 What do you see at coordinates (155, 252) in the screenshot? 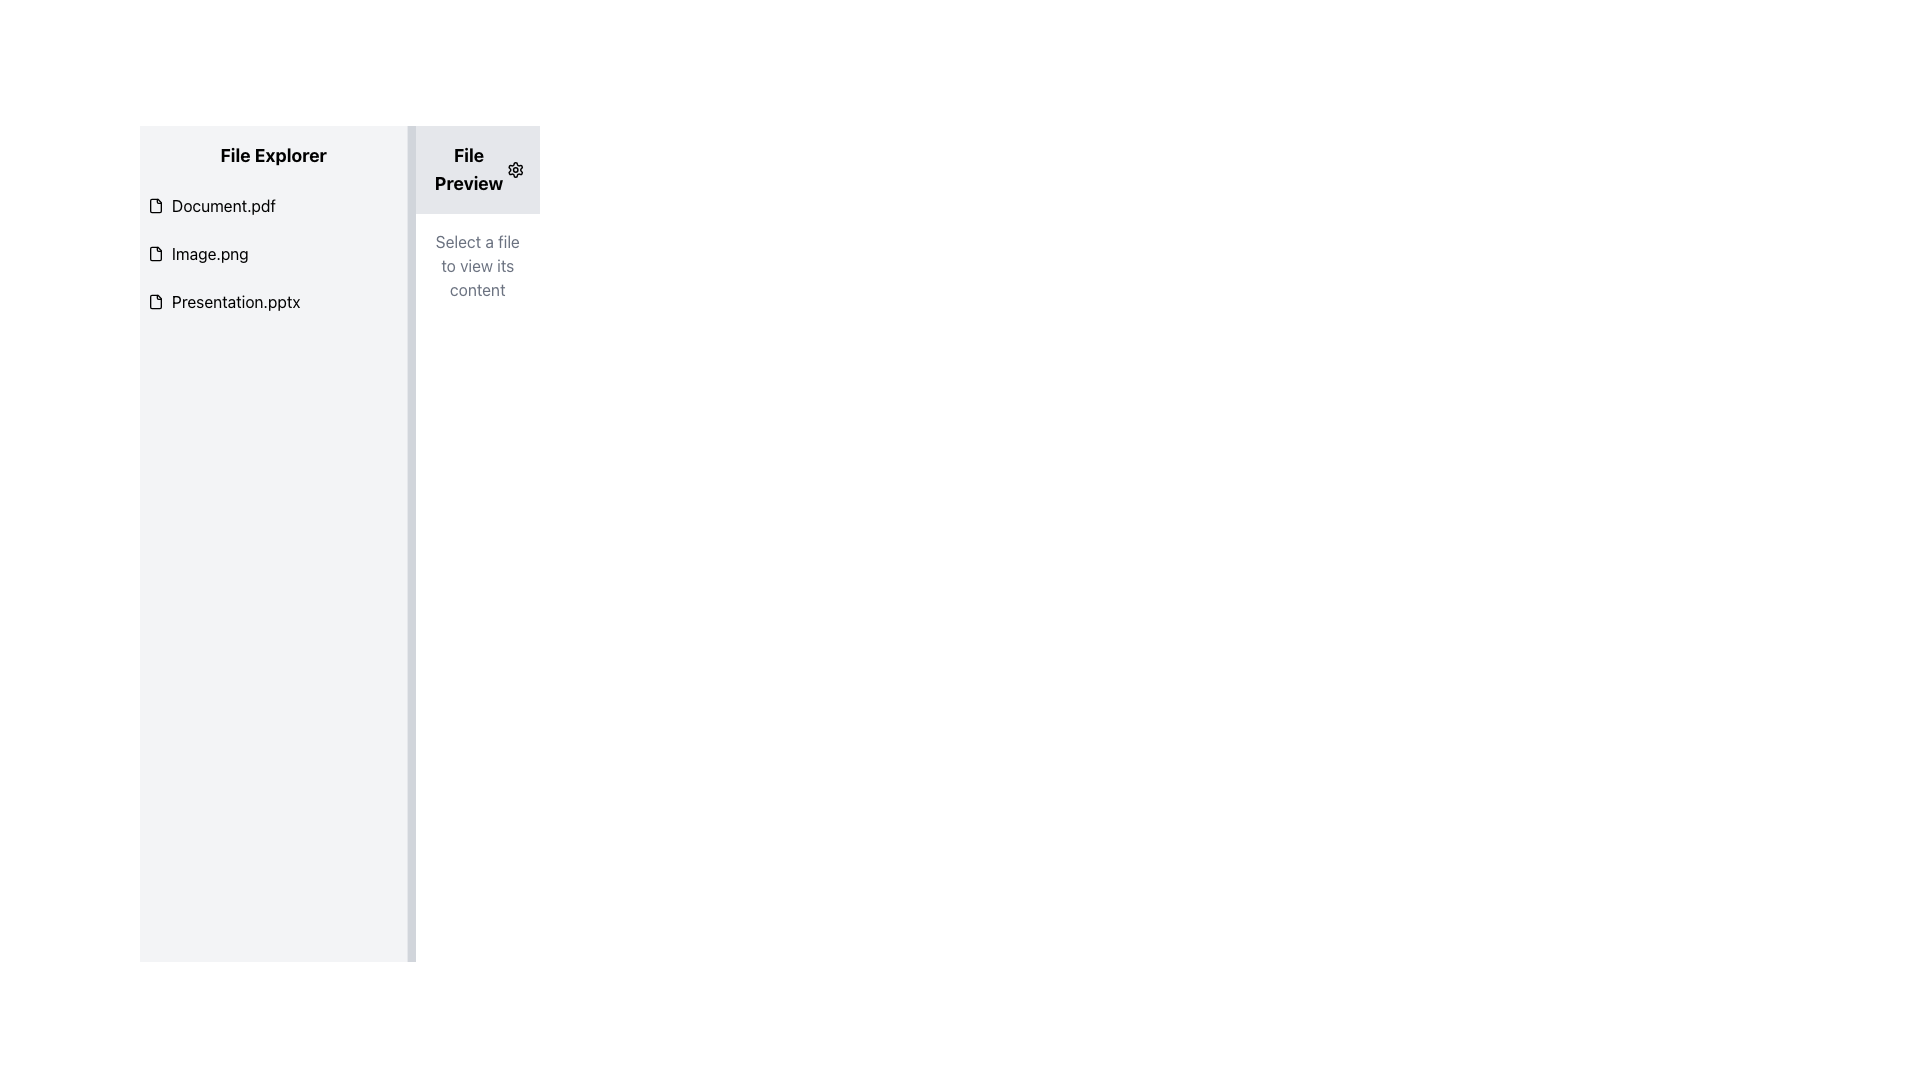
I see `the file type icon for 'Image.png' in the second position of the file list in the 'File Explorer' section on the left panel` at bounding box center [155, 252].